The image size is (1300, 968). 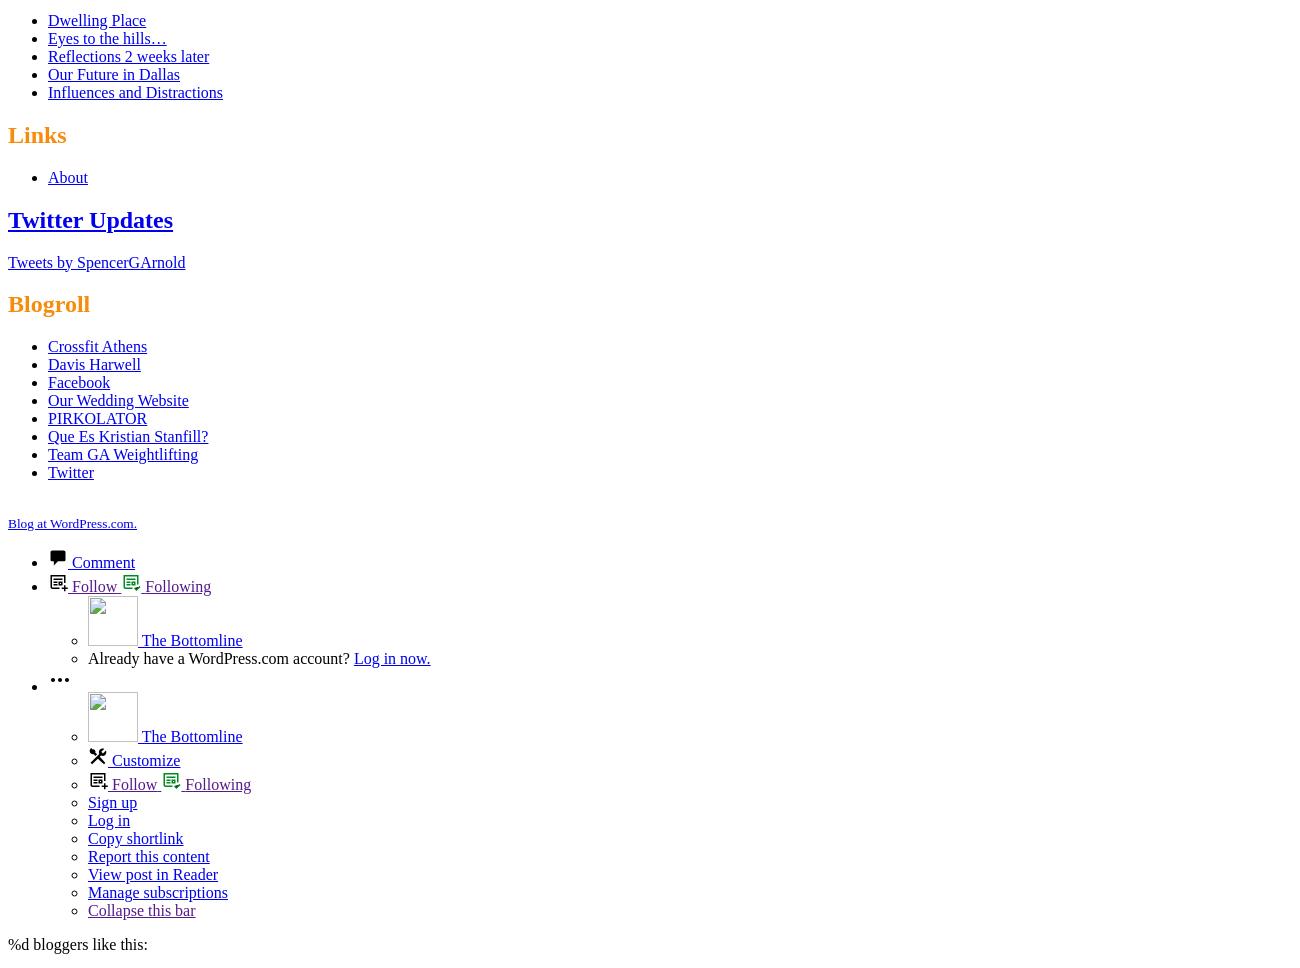 I want to click on 'Customize', so click(x=111, y=760).